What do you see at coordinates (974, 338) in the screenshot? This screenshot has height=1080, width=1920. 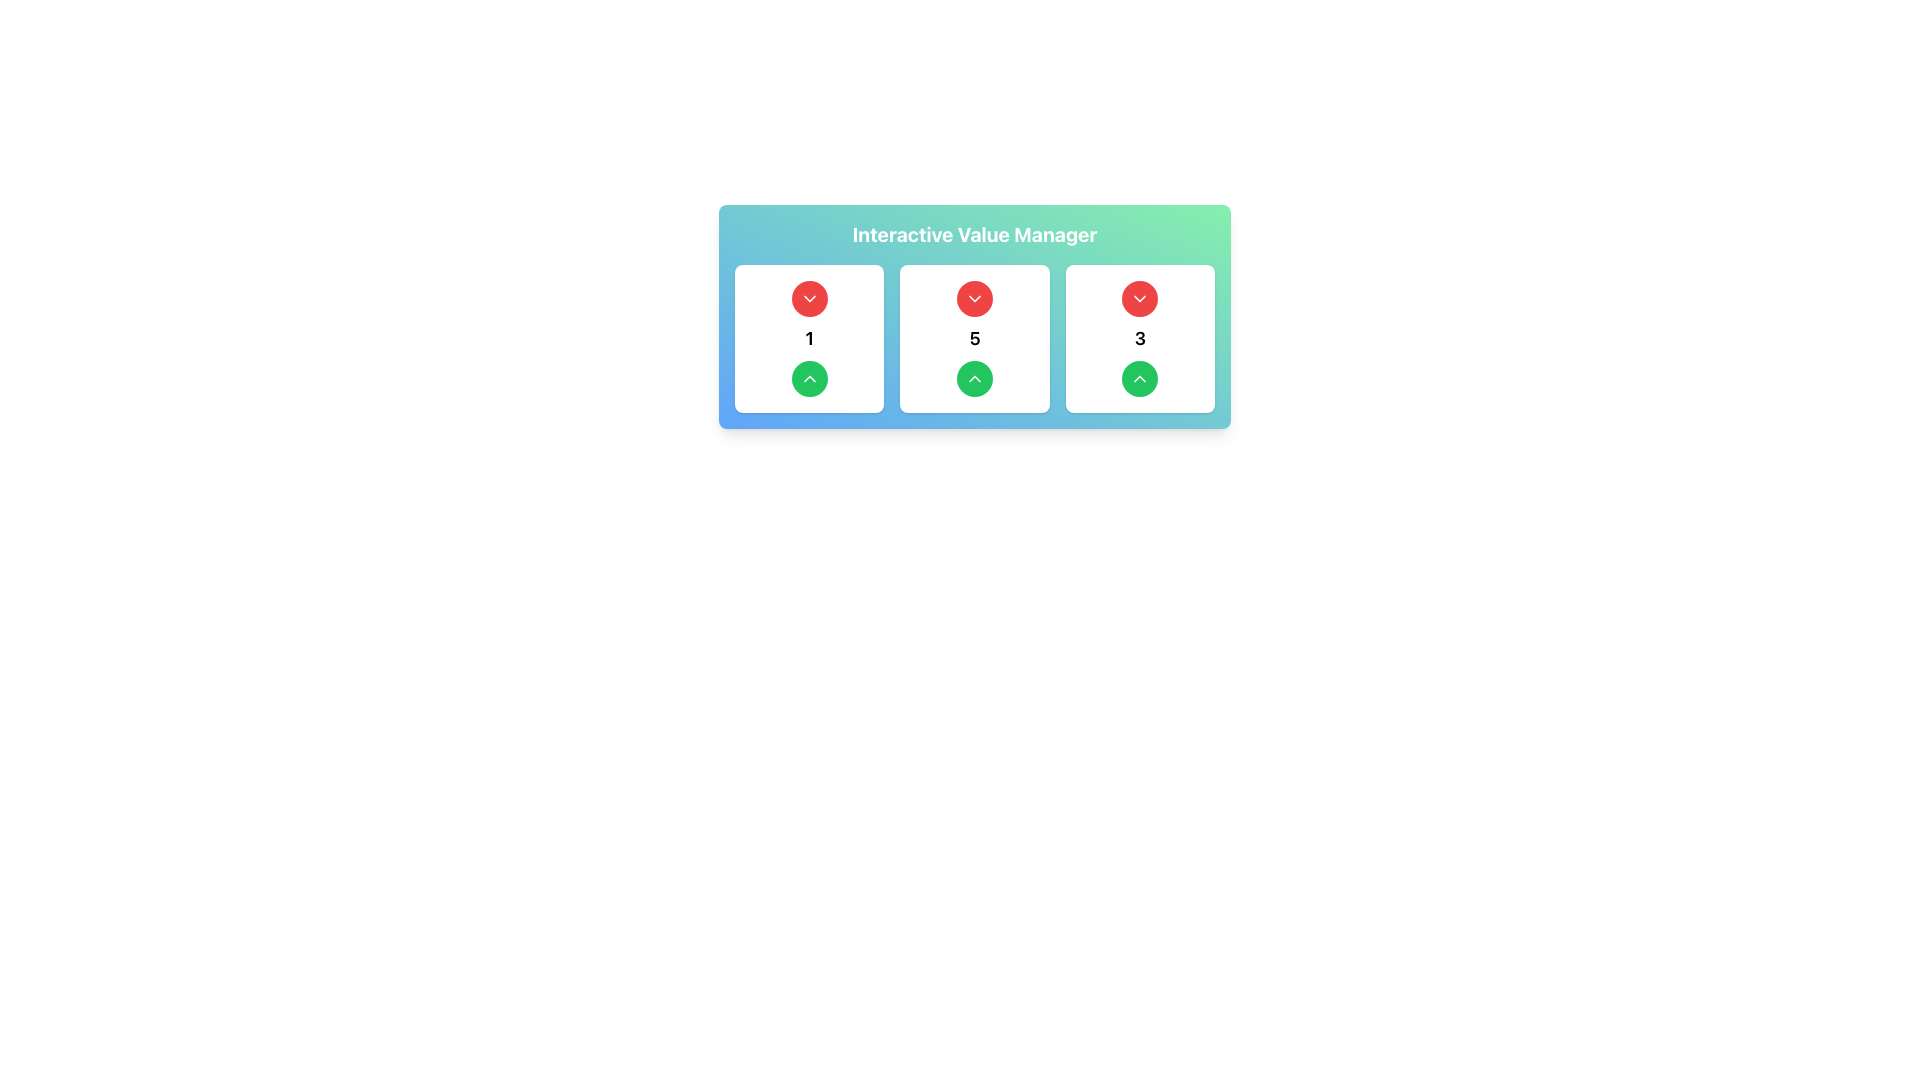 I see `the increment button on the interactive value display panel located in the center of the grid layout of the 'Interactive Value Manager' to increase the displayed value` at bounding box center [974, 338].